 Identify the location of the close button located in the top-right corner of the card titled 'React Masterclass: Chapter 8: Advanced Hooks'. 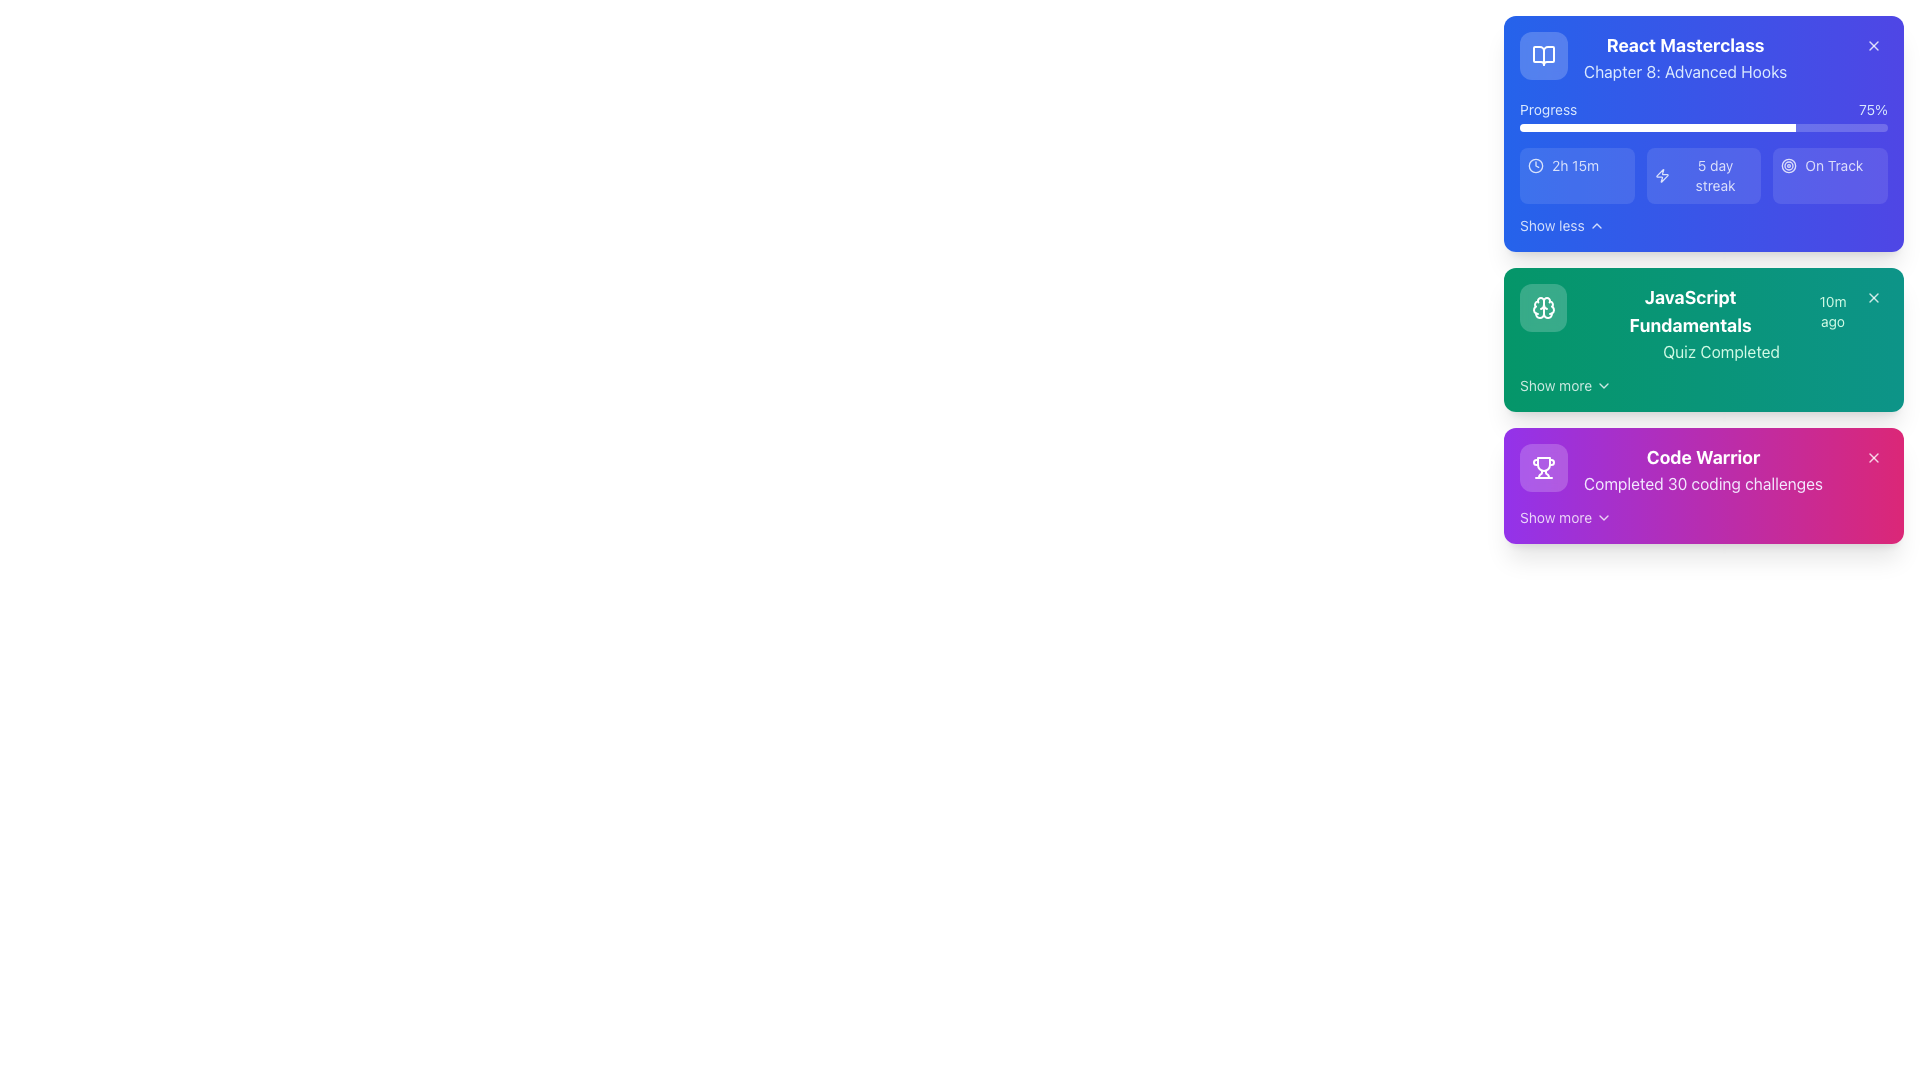
(1872, 45).